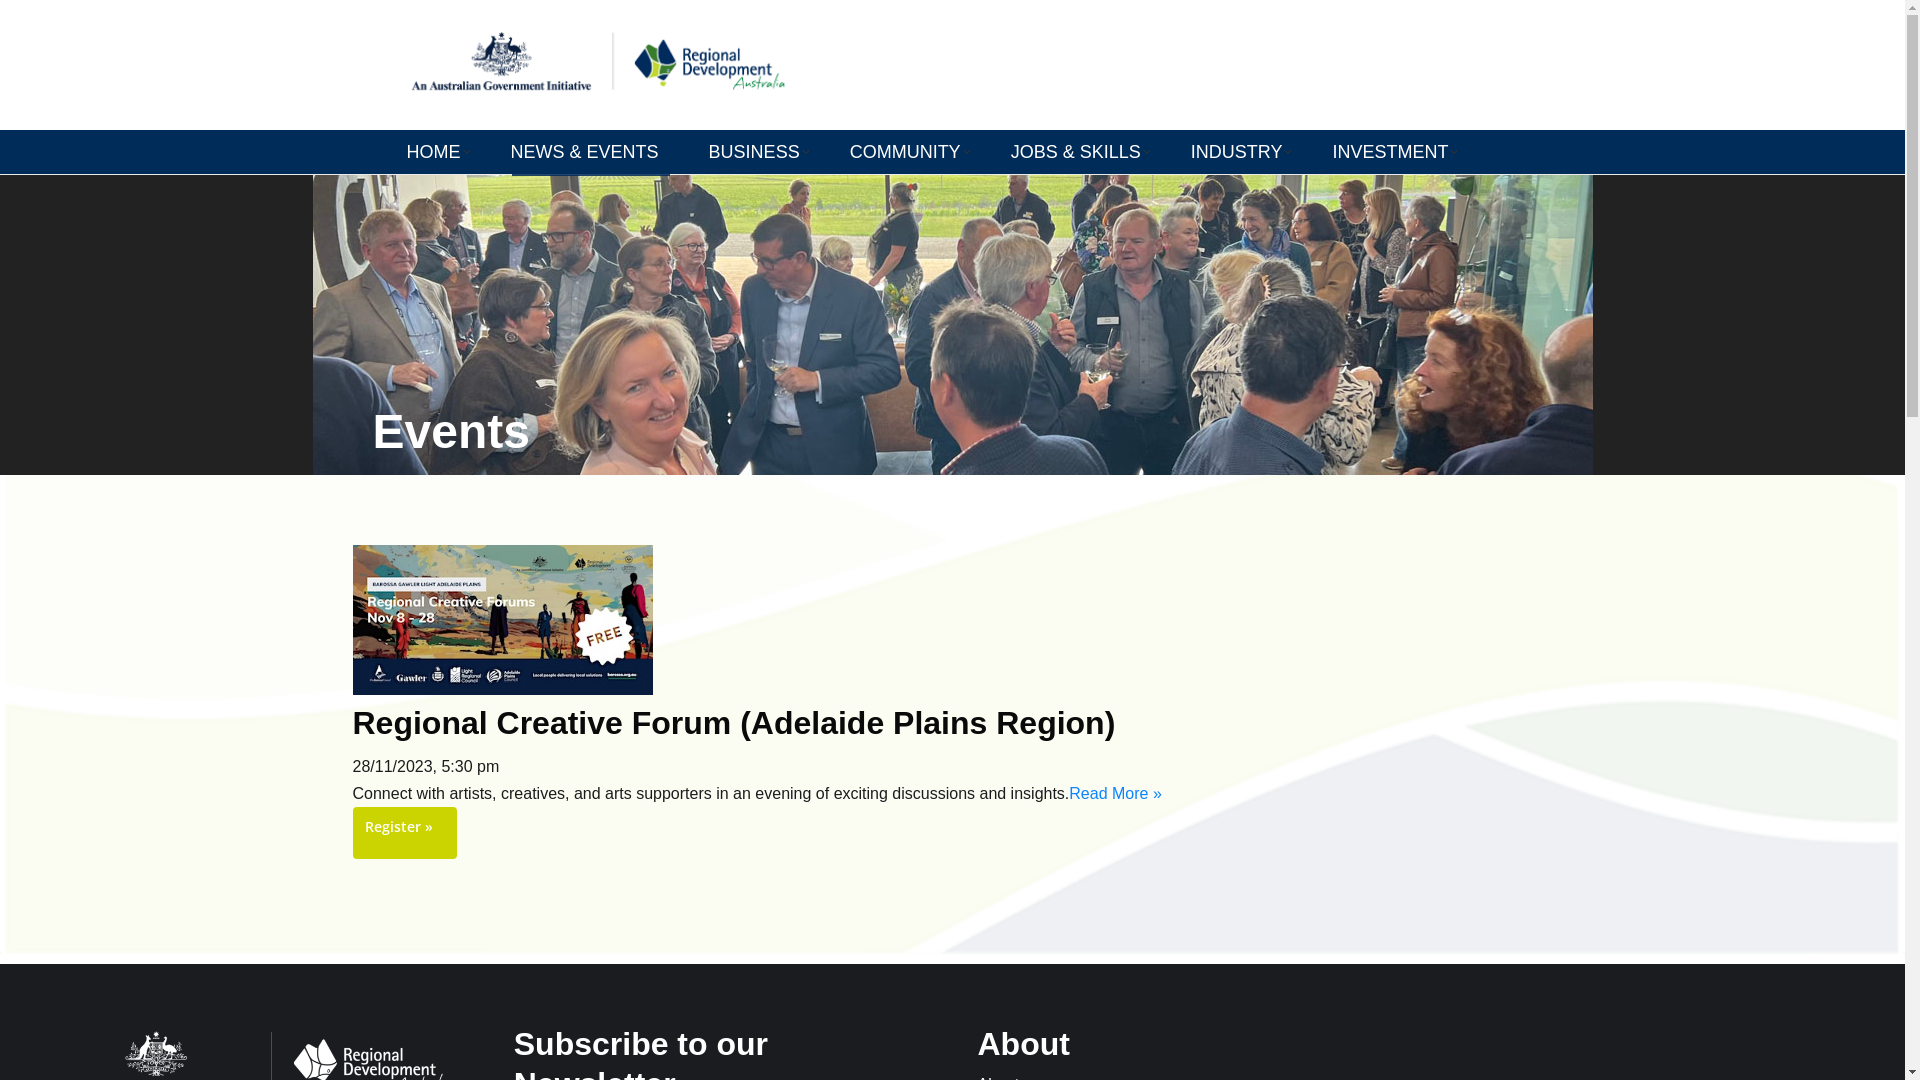 This screenshot has height=1080, width=1920. What do you see at coordinates (758, 150) in the screenshot?
I see `'BUSINESS'` at bounding box center [758, 150].